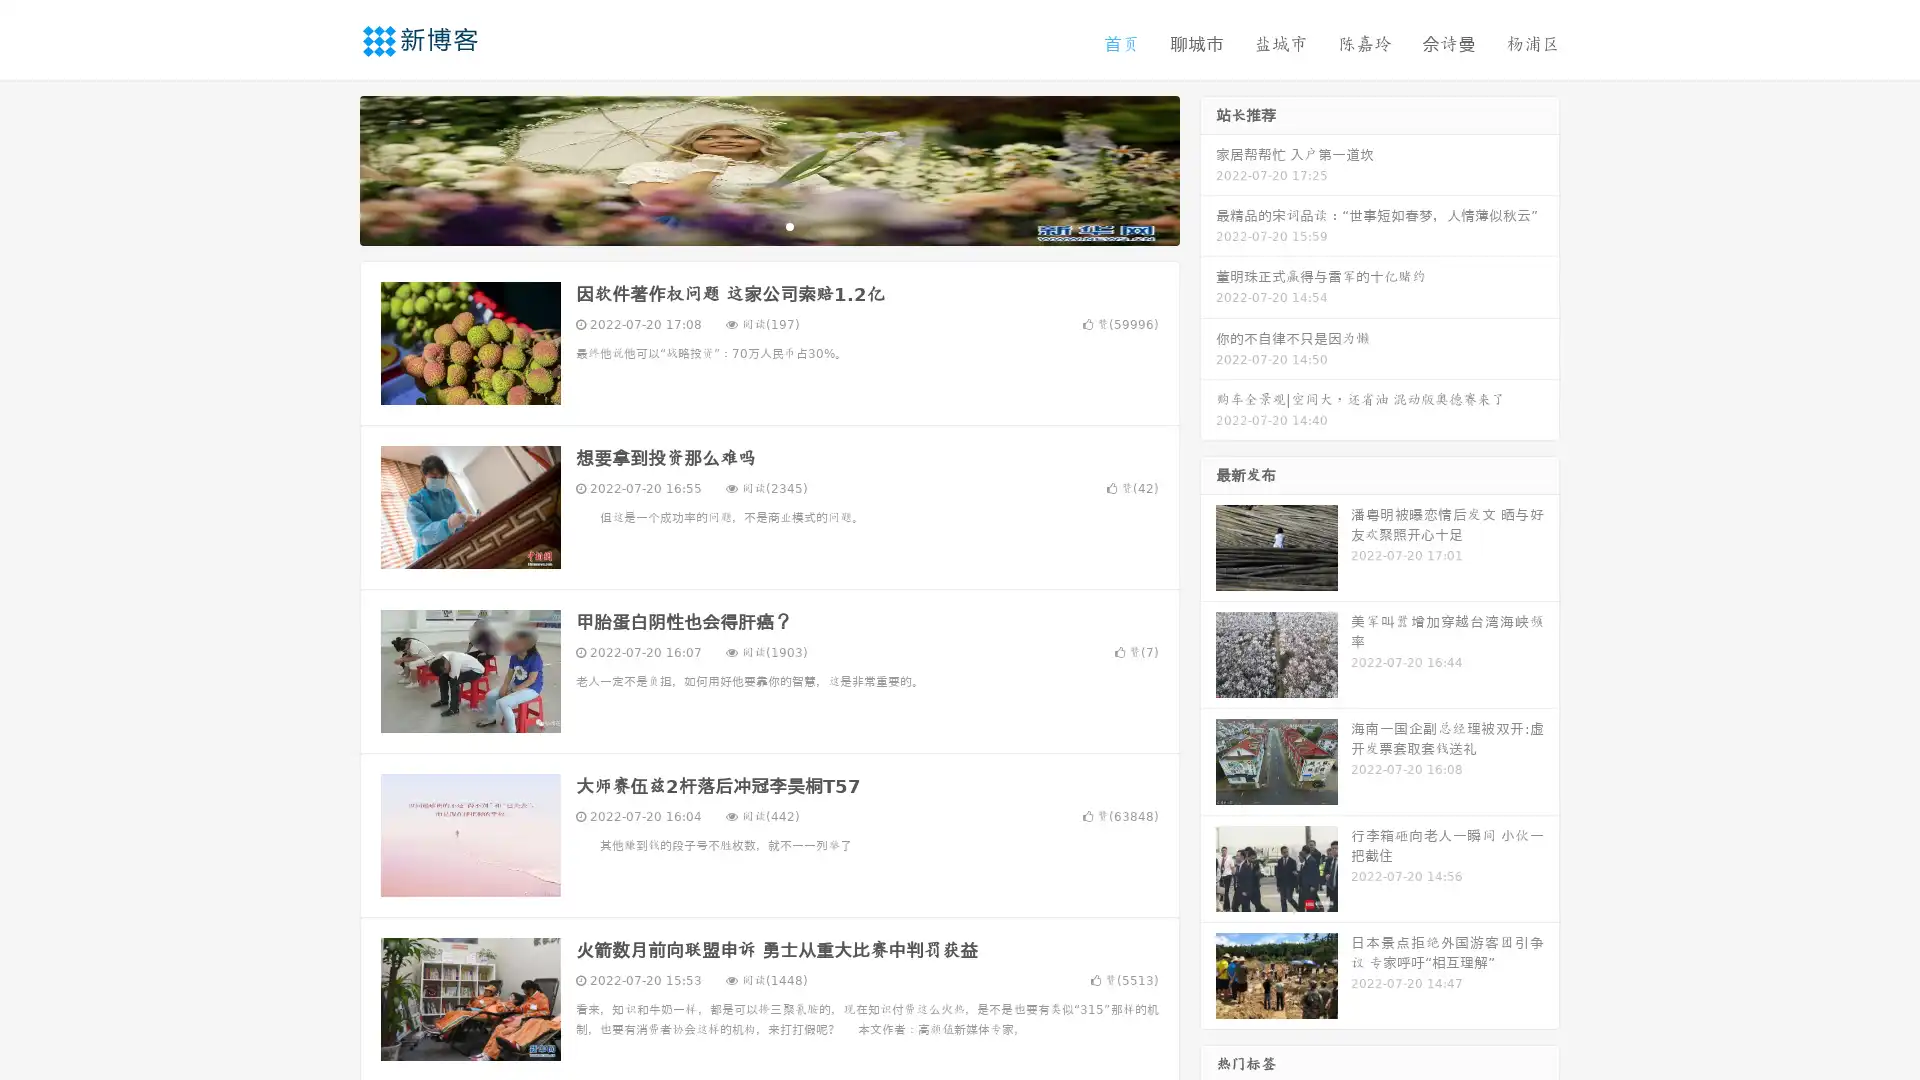  What do you see at coordinates (1208, 168) in the screenshot?
I see `Next slide` at bounding box center [1208, 168].